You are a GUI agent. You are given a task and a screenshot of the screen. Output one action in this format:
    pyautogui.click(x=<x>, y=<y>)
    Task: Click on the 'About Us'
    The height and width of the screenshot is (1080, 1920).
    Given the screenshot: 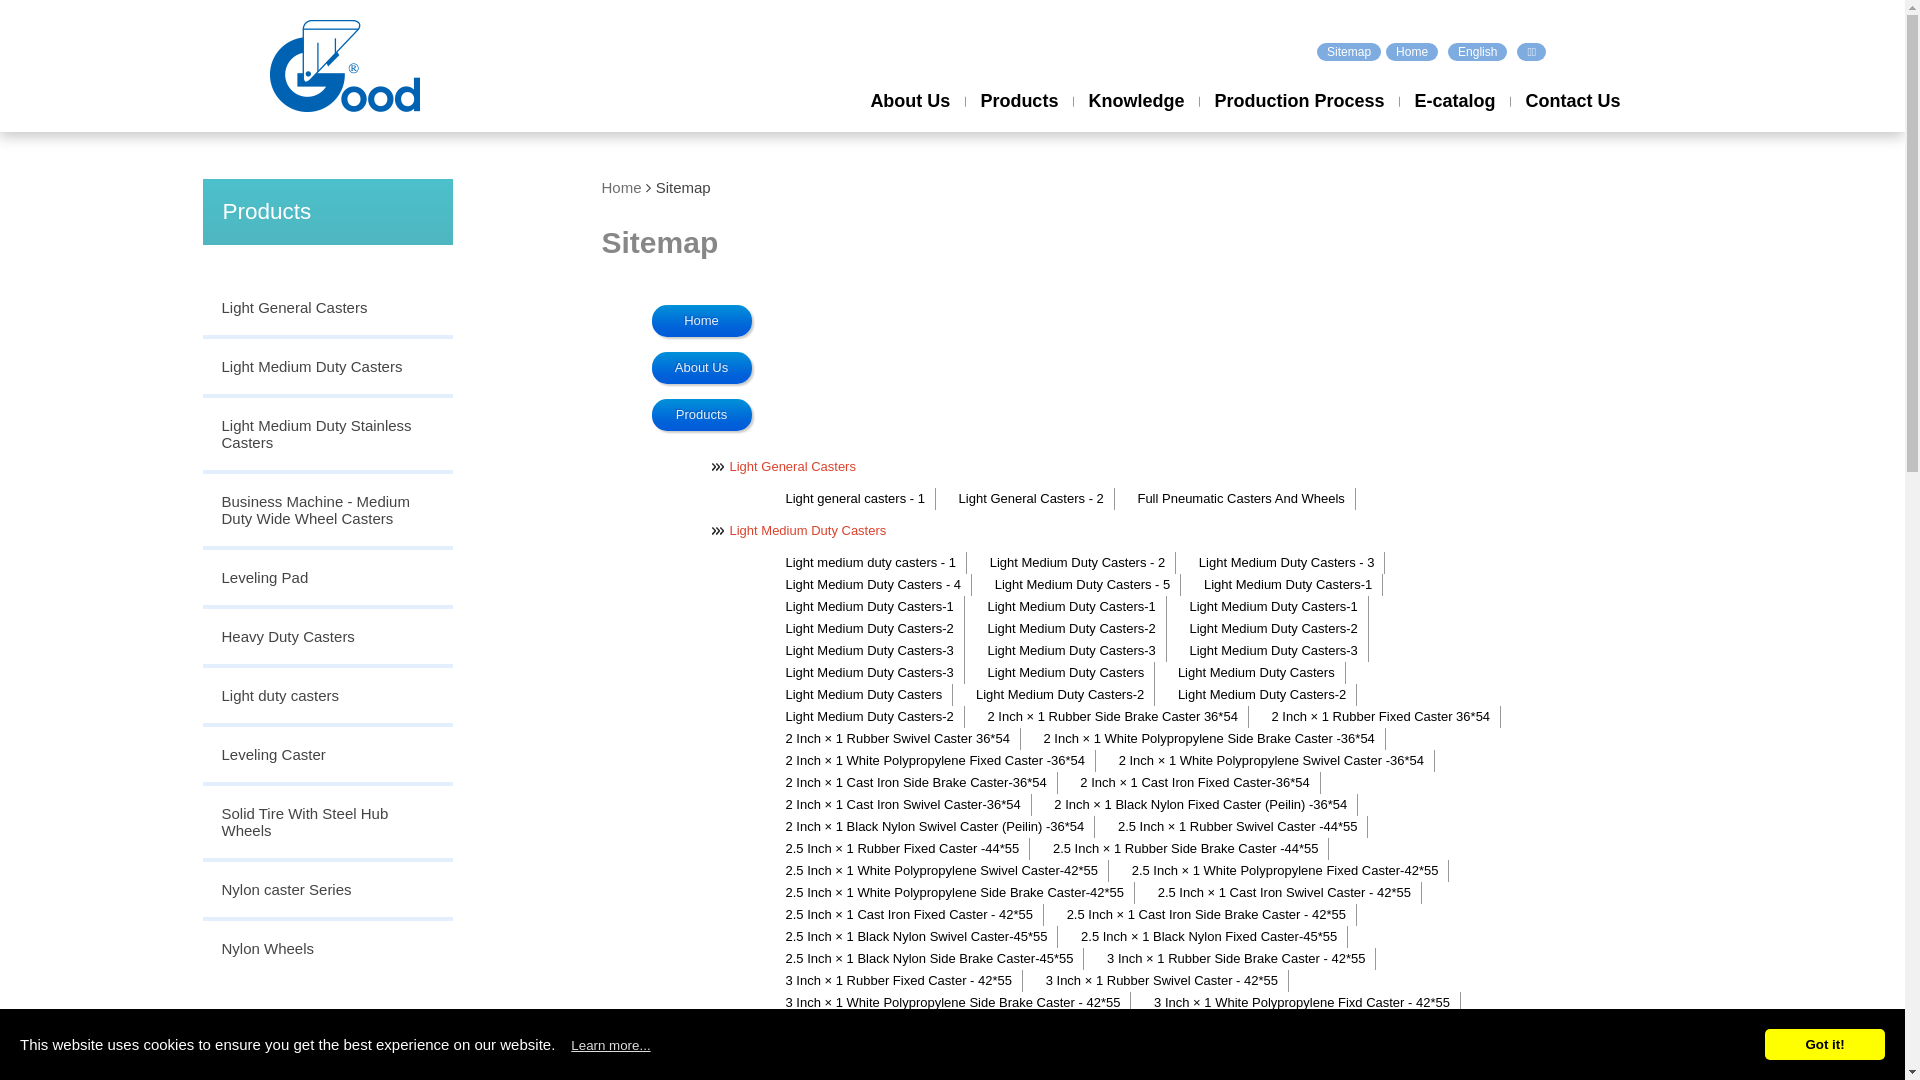 What is the action you would take?
    pyautogui.click(x=854, y=119)
    